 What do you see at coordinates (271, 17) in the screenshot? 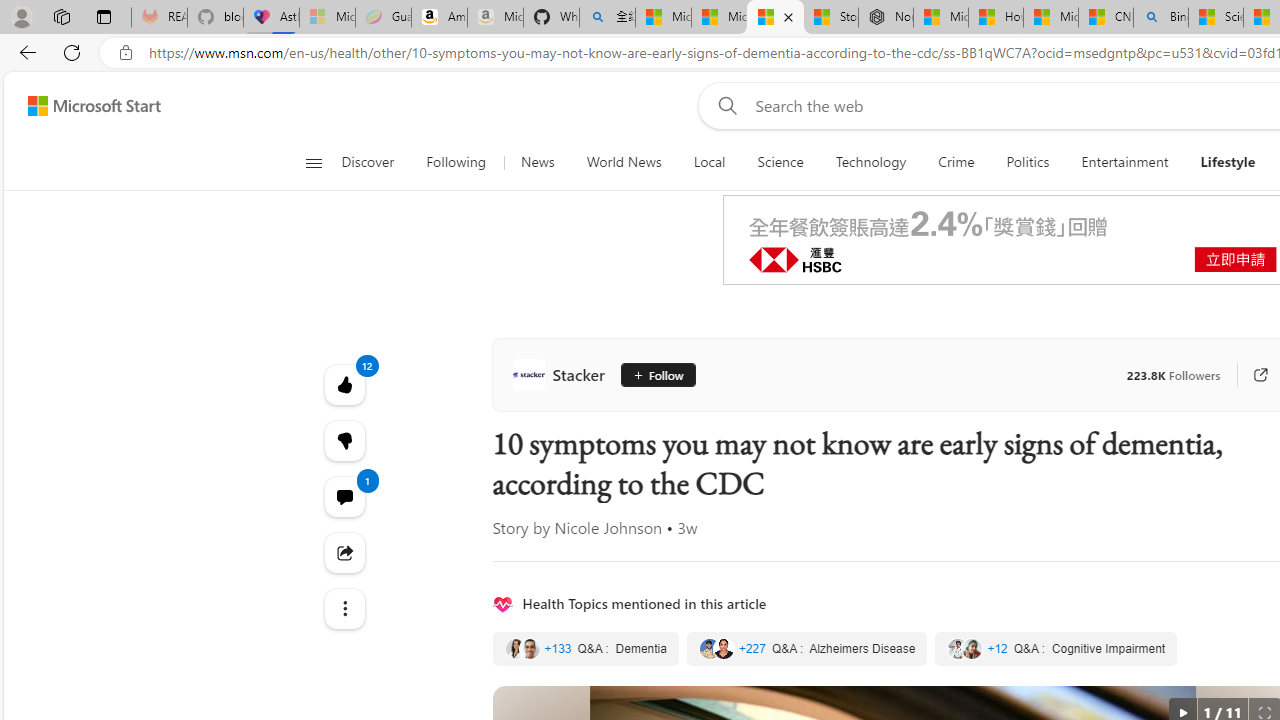
I see `'Asthma Inhalers: Names and Types'` at bounding box center [271, 17].